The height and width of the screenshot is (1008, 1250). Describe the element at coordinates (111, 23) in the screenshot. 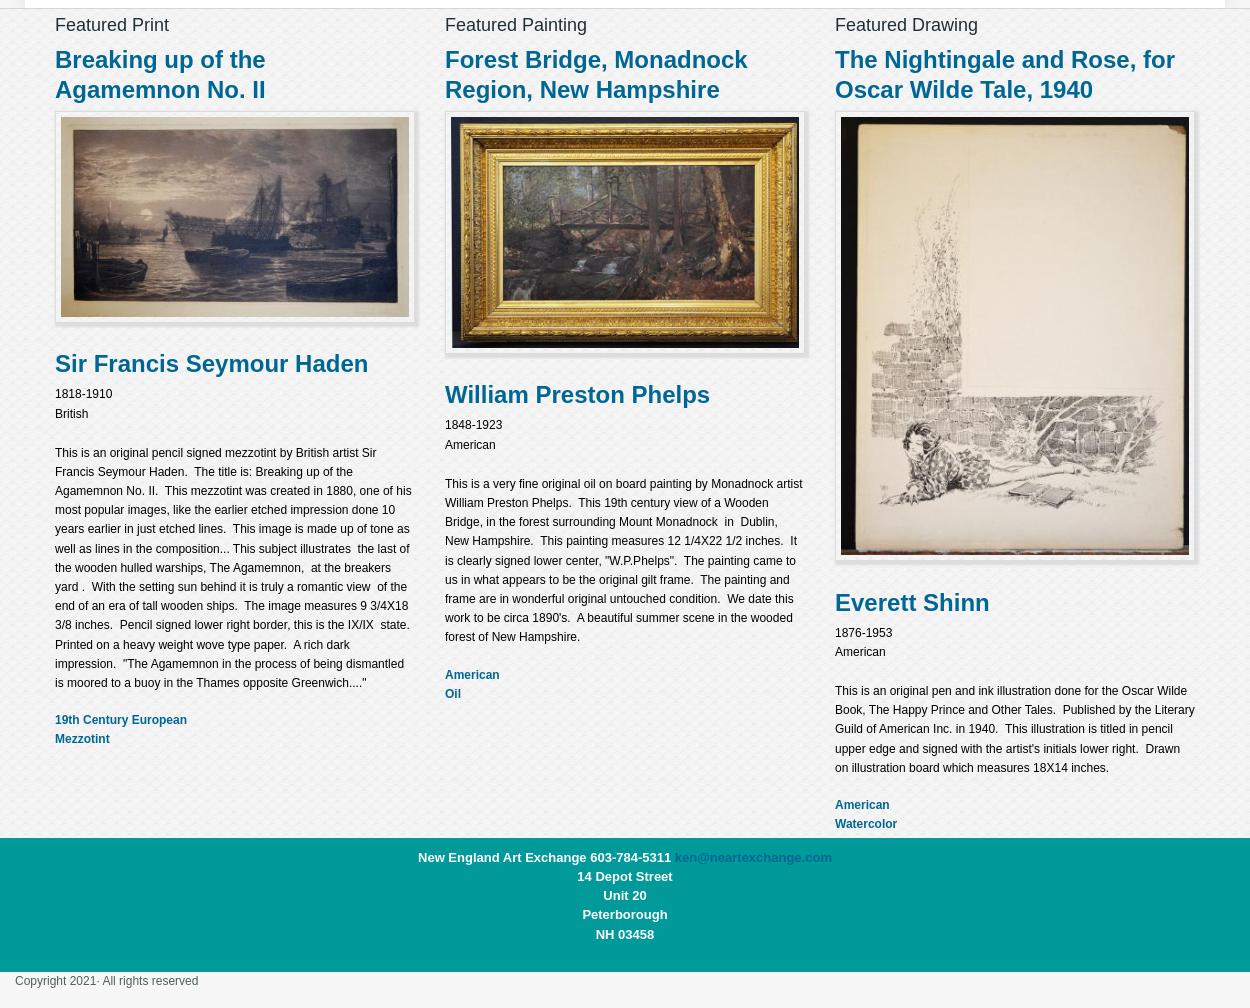

I see `'Featured Print'` at that location.